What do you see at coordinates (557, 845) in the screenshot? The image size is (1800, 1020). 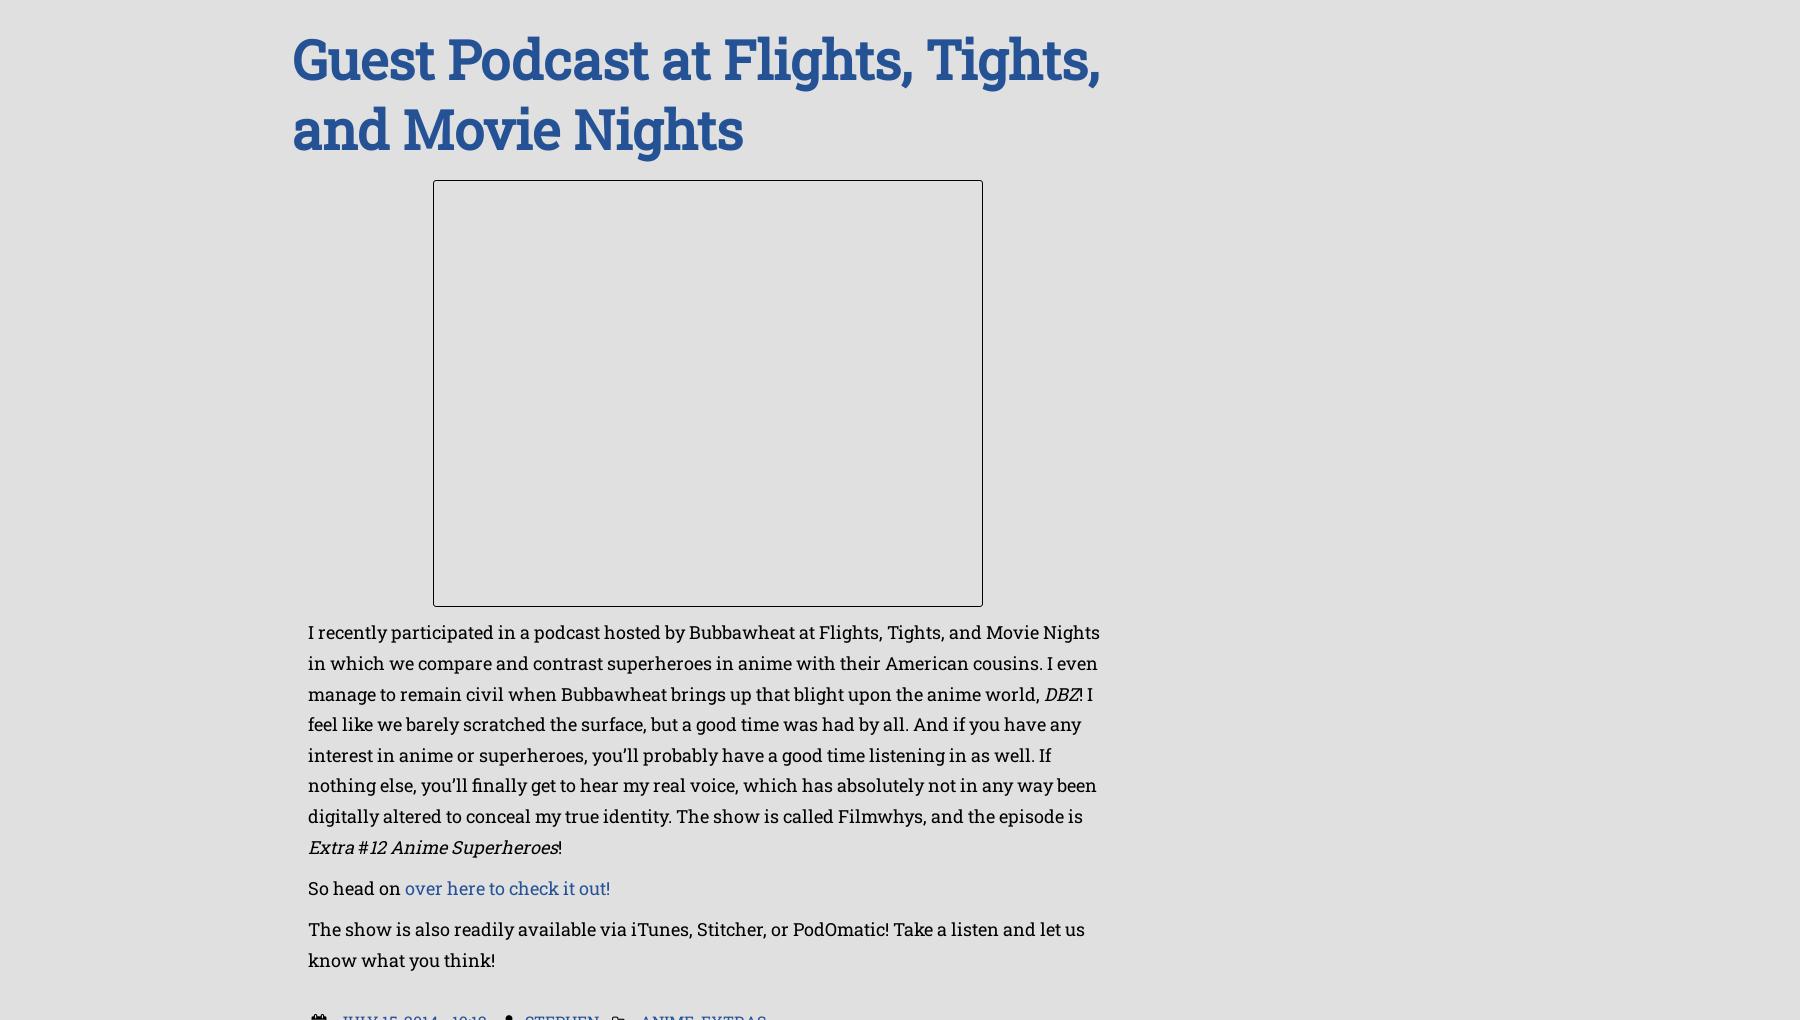 I see `'!'` at bounding box center [557, 845].